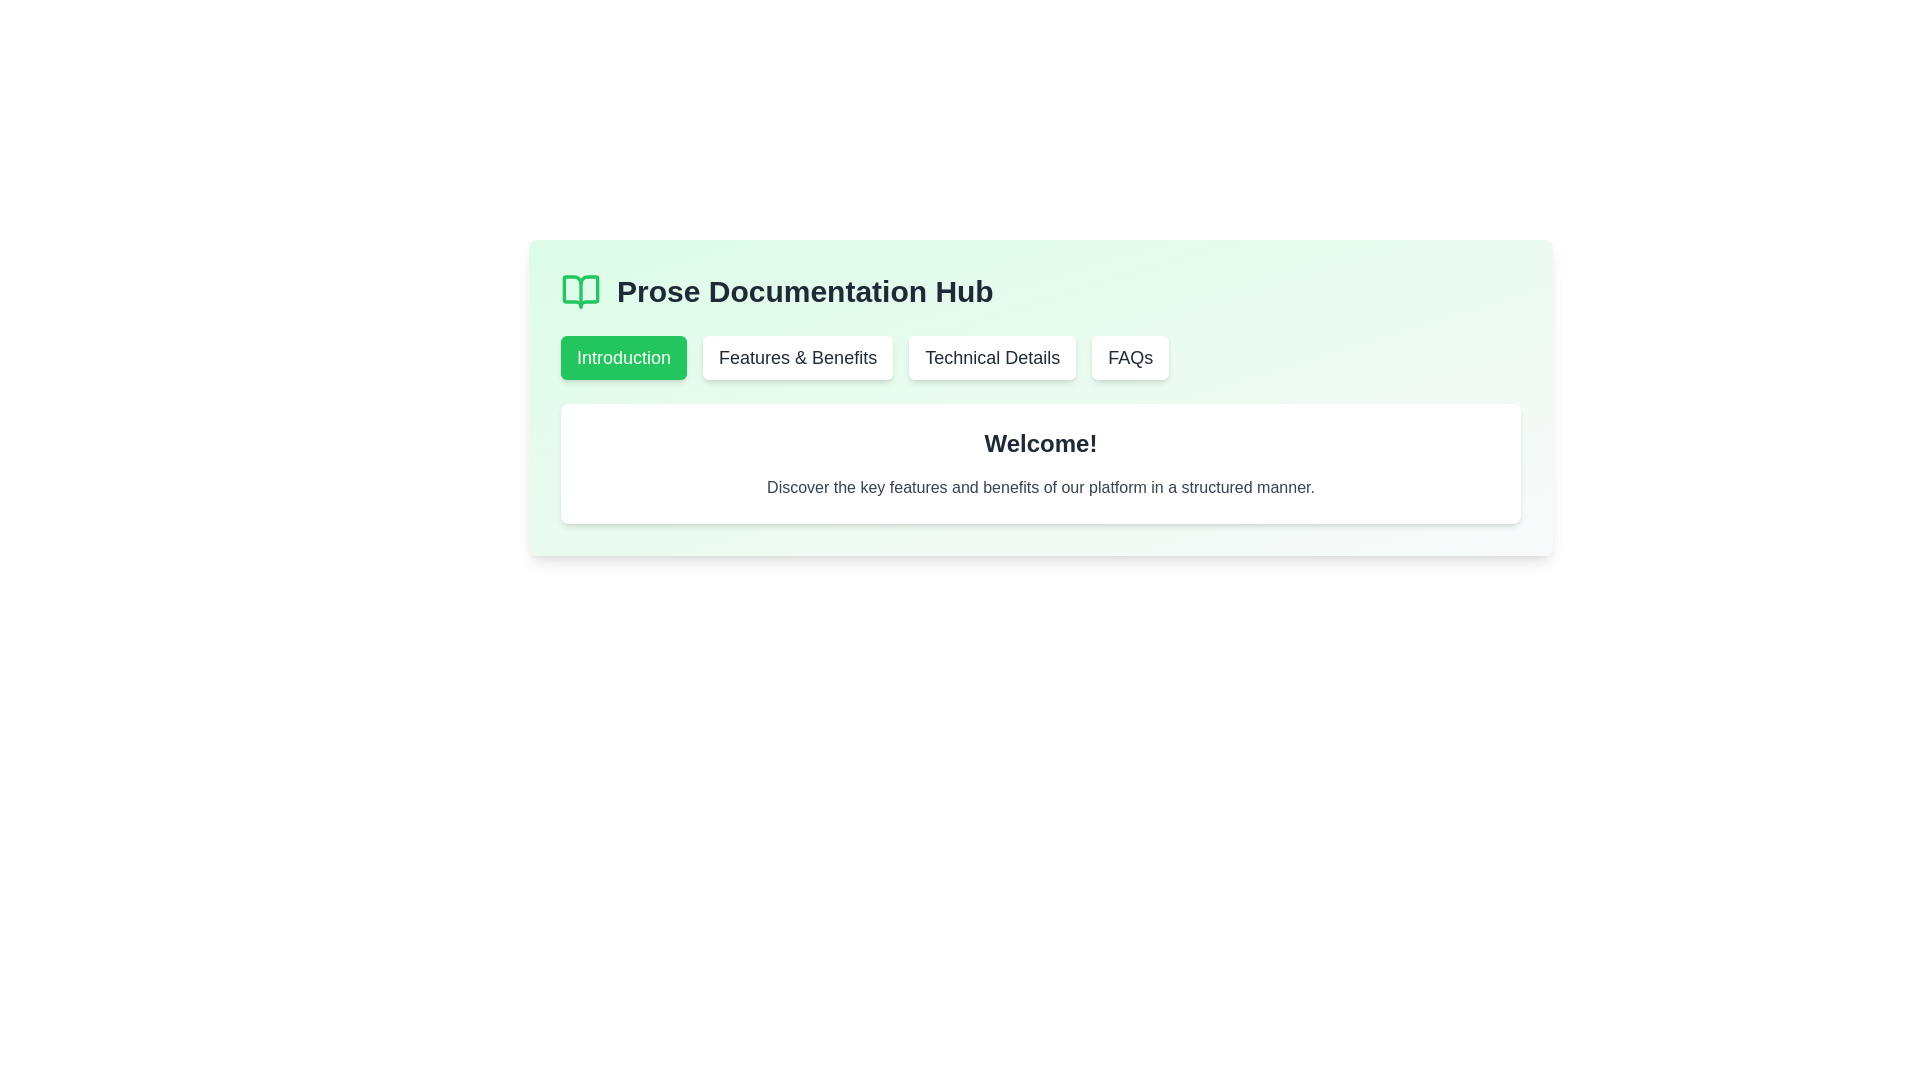 The image size is (1920, 1080). Describe the element at coordinates (992, 357) in the screenshot. I see `keyboard navigation` at that location.